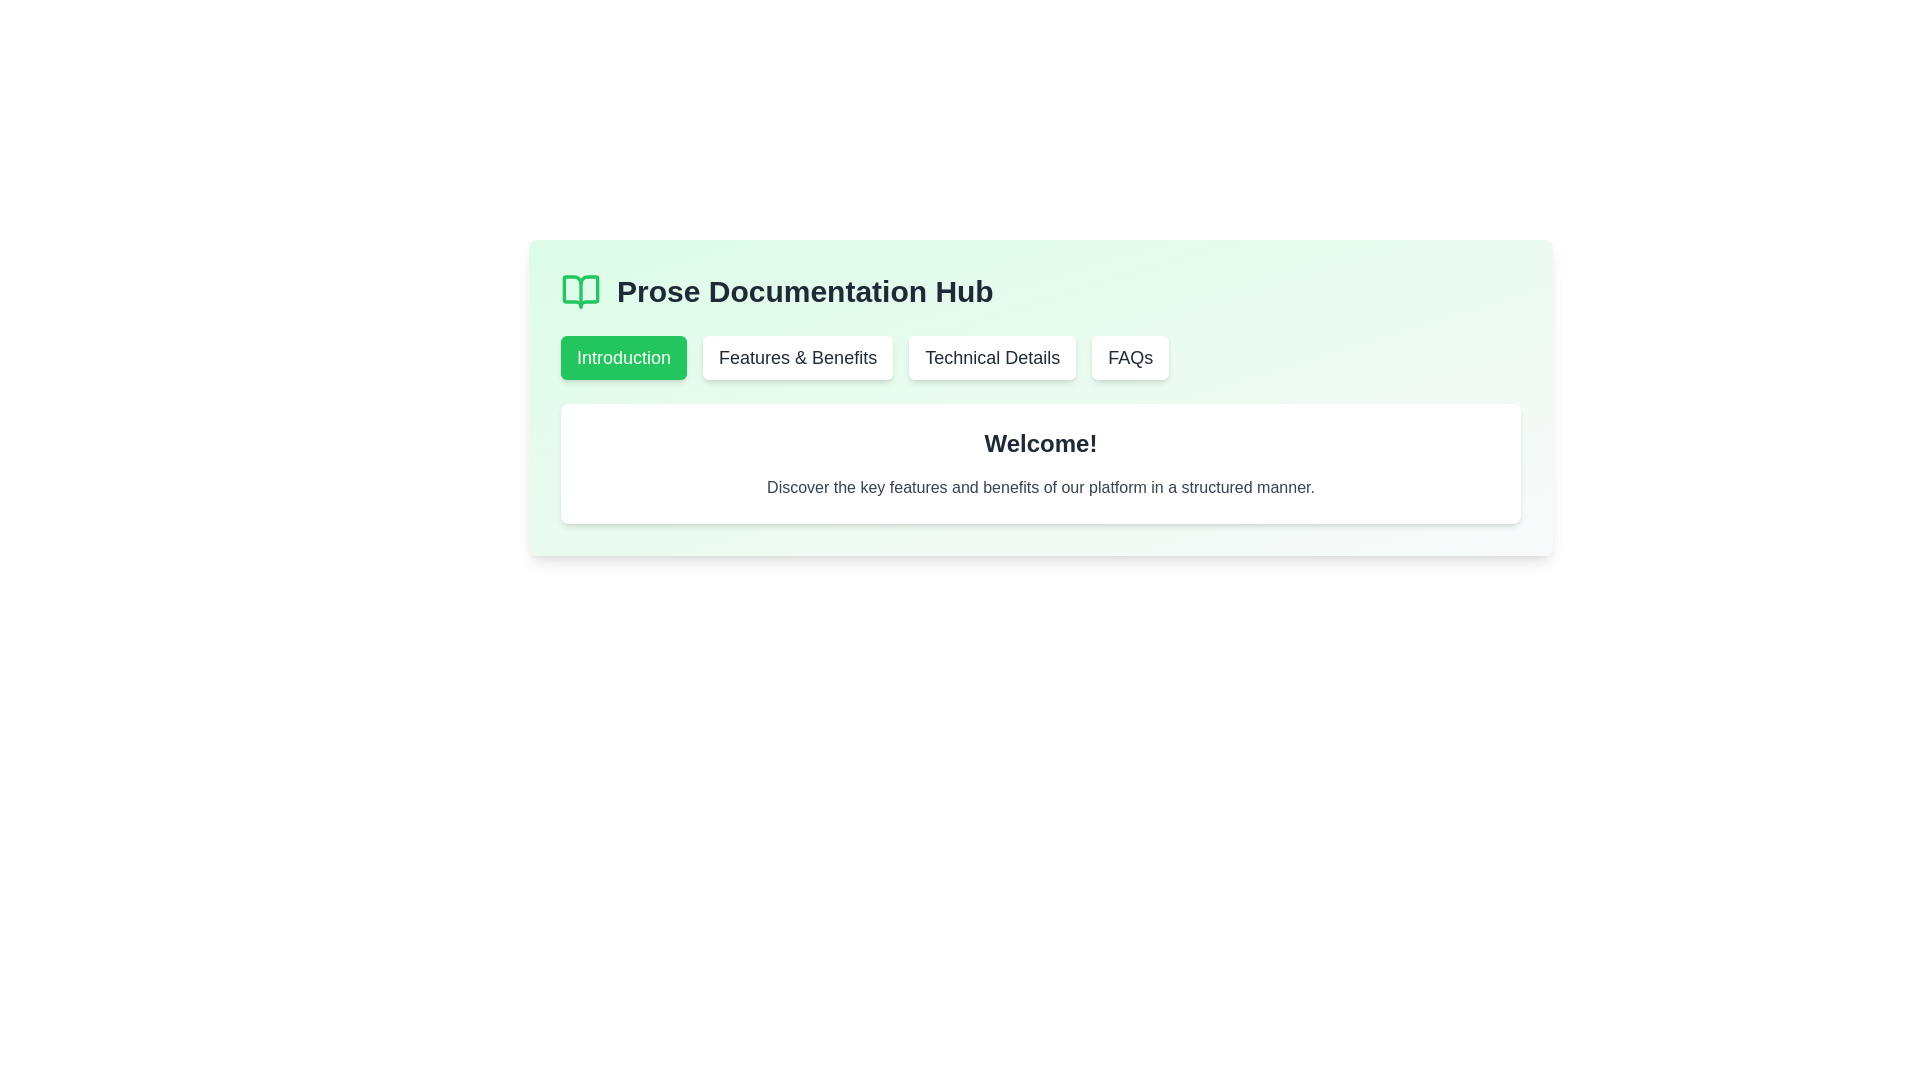 The image size is (1920, 1080). Describe the element at coordinates (992, 357) in the screenshot. I see `keyboard navigation` at that location.